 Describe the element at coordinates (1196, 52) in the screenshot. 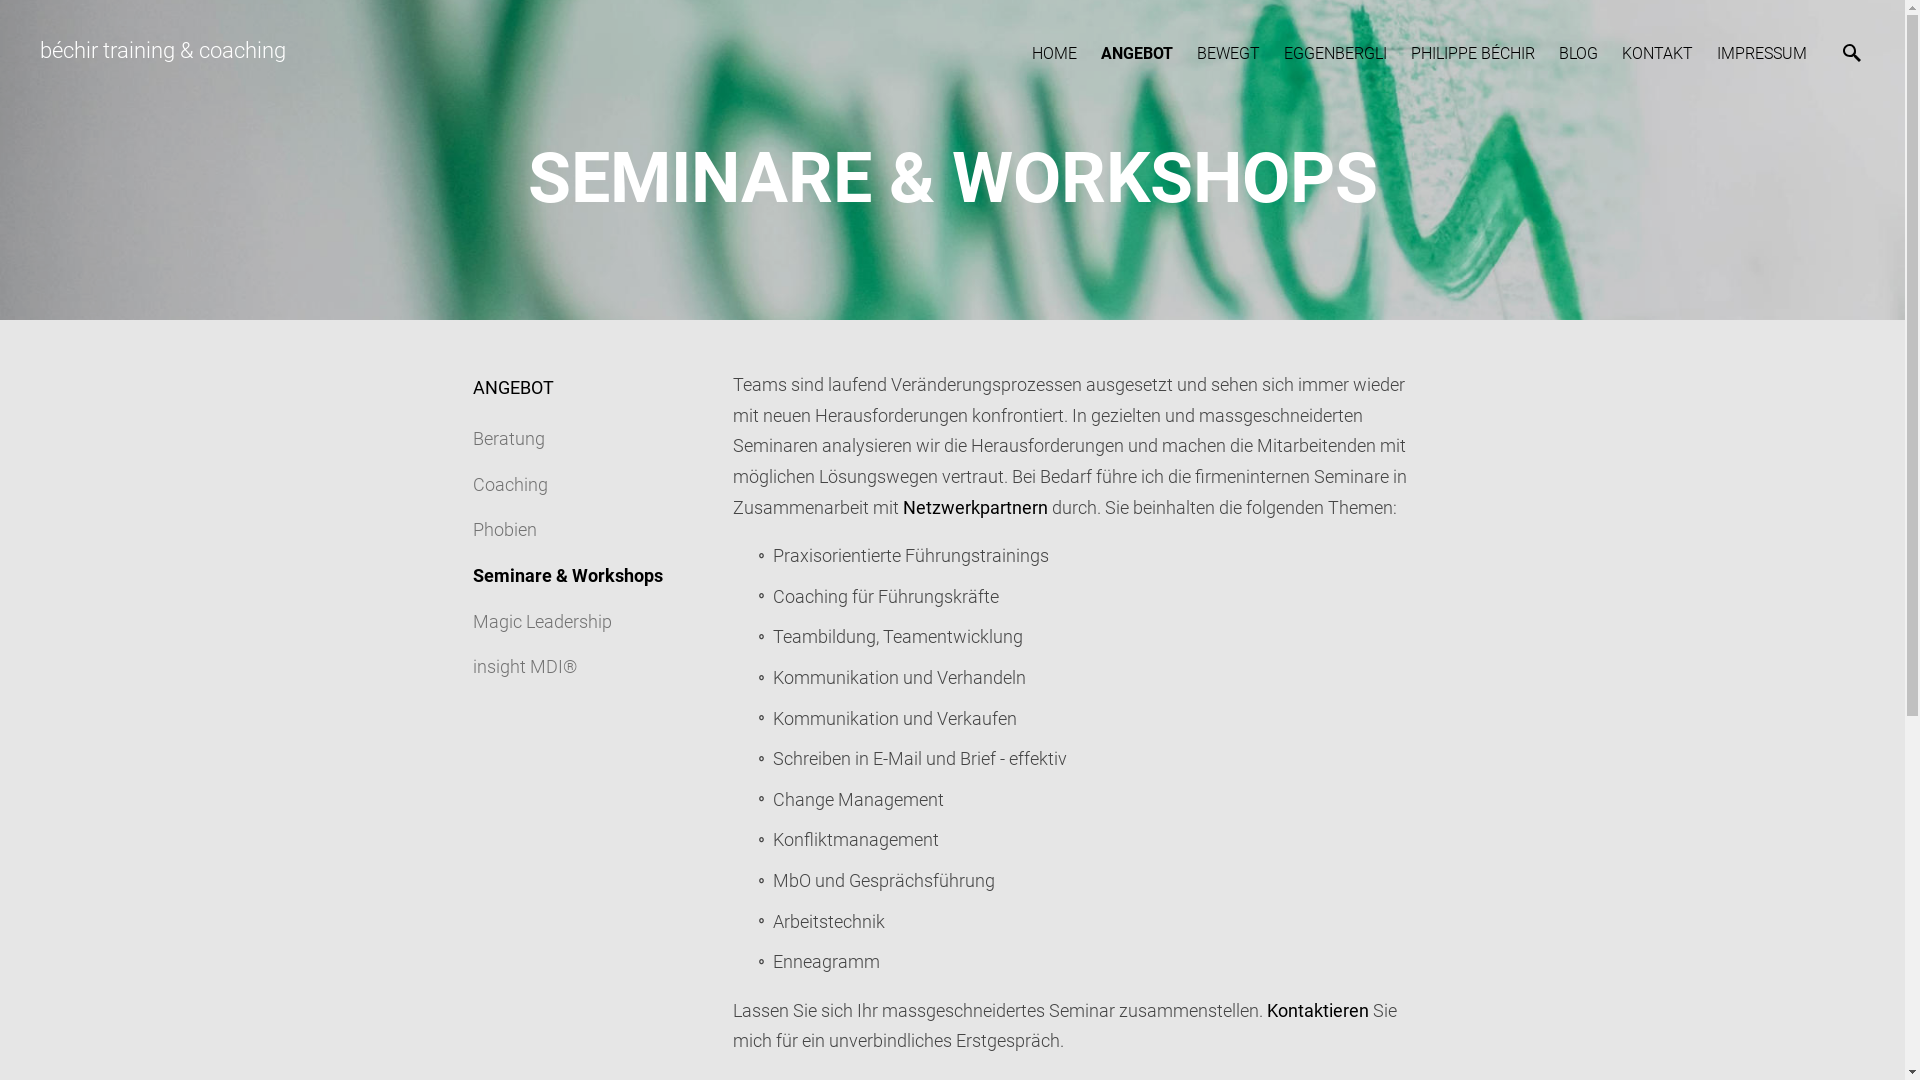

I see `'BEWEGT'` at that location.